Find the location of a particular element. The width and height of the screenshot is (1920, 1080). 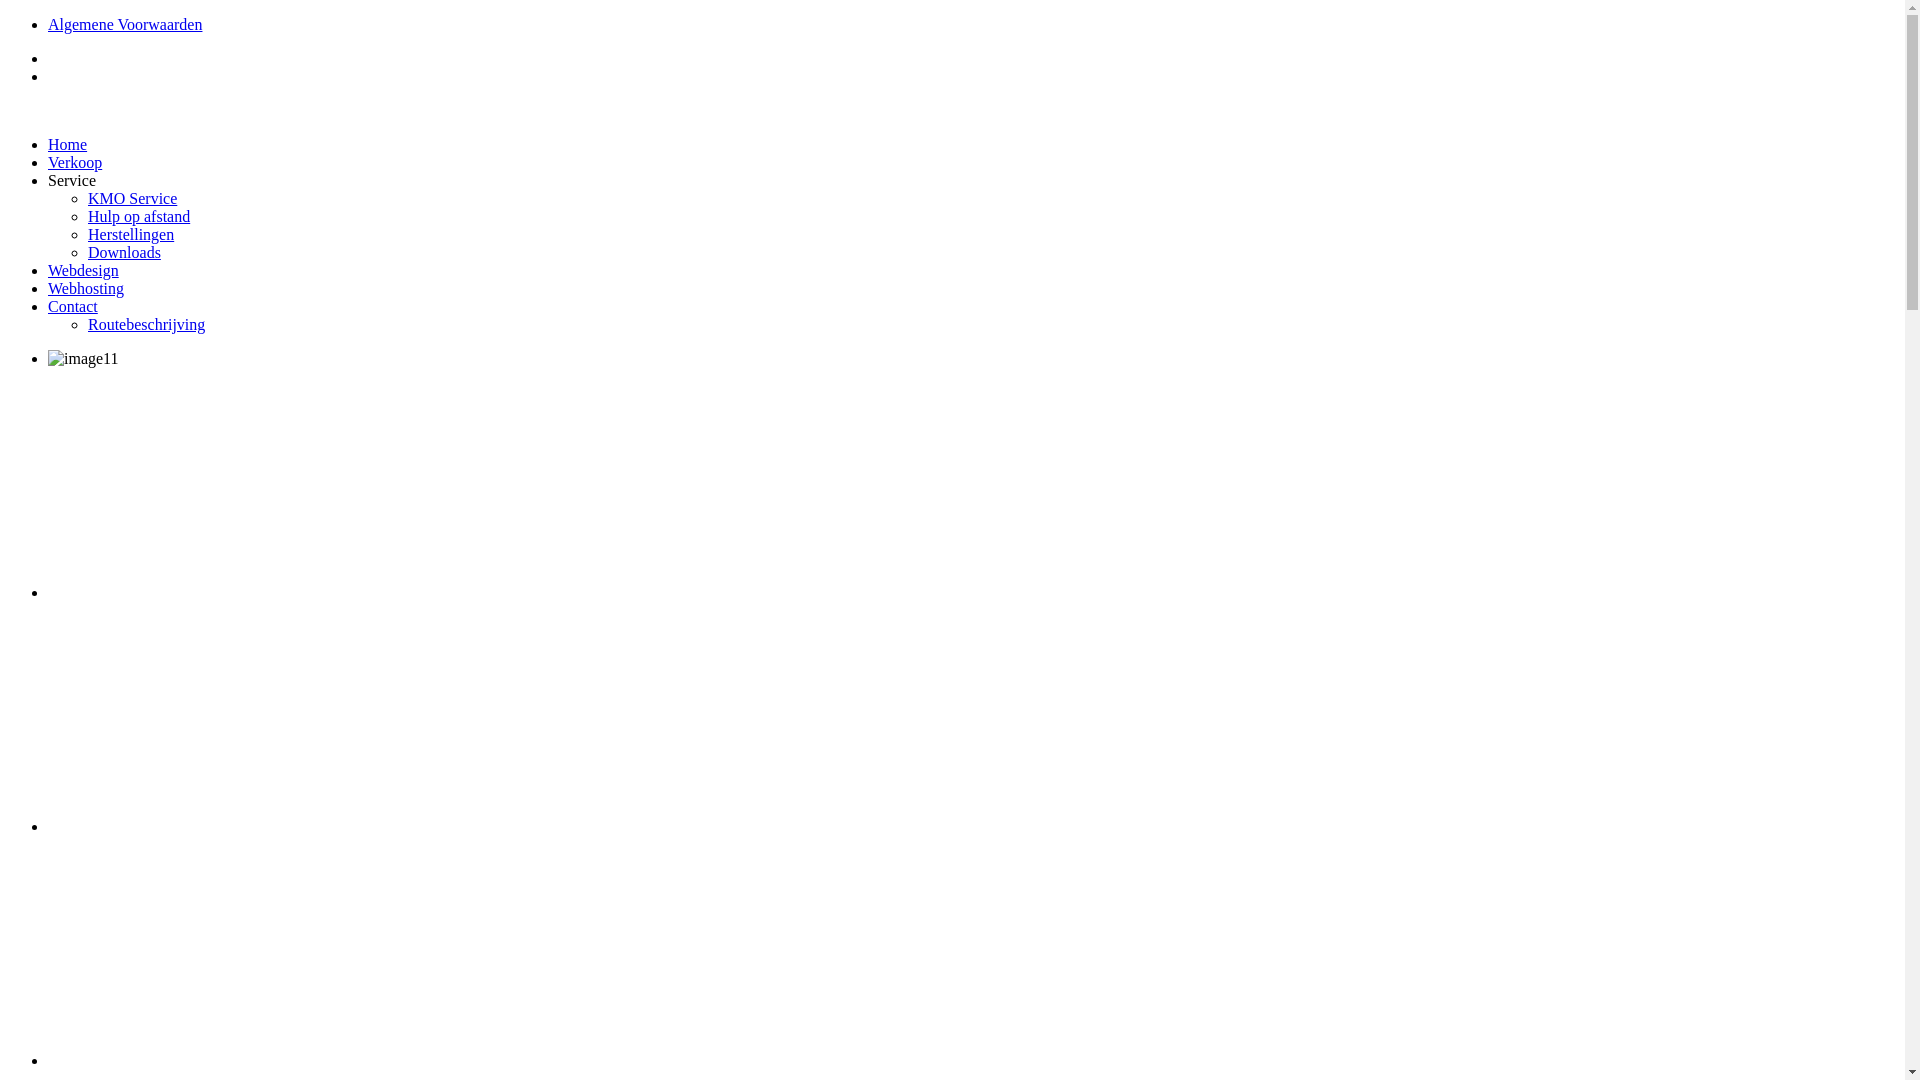

'Contact' is located at coordinates (48, 306).